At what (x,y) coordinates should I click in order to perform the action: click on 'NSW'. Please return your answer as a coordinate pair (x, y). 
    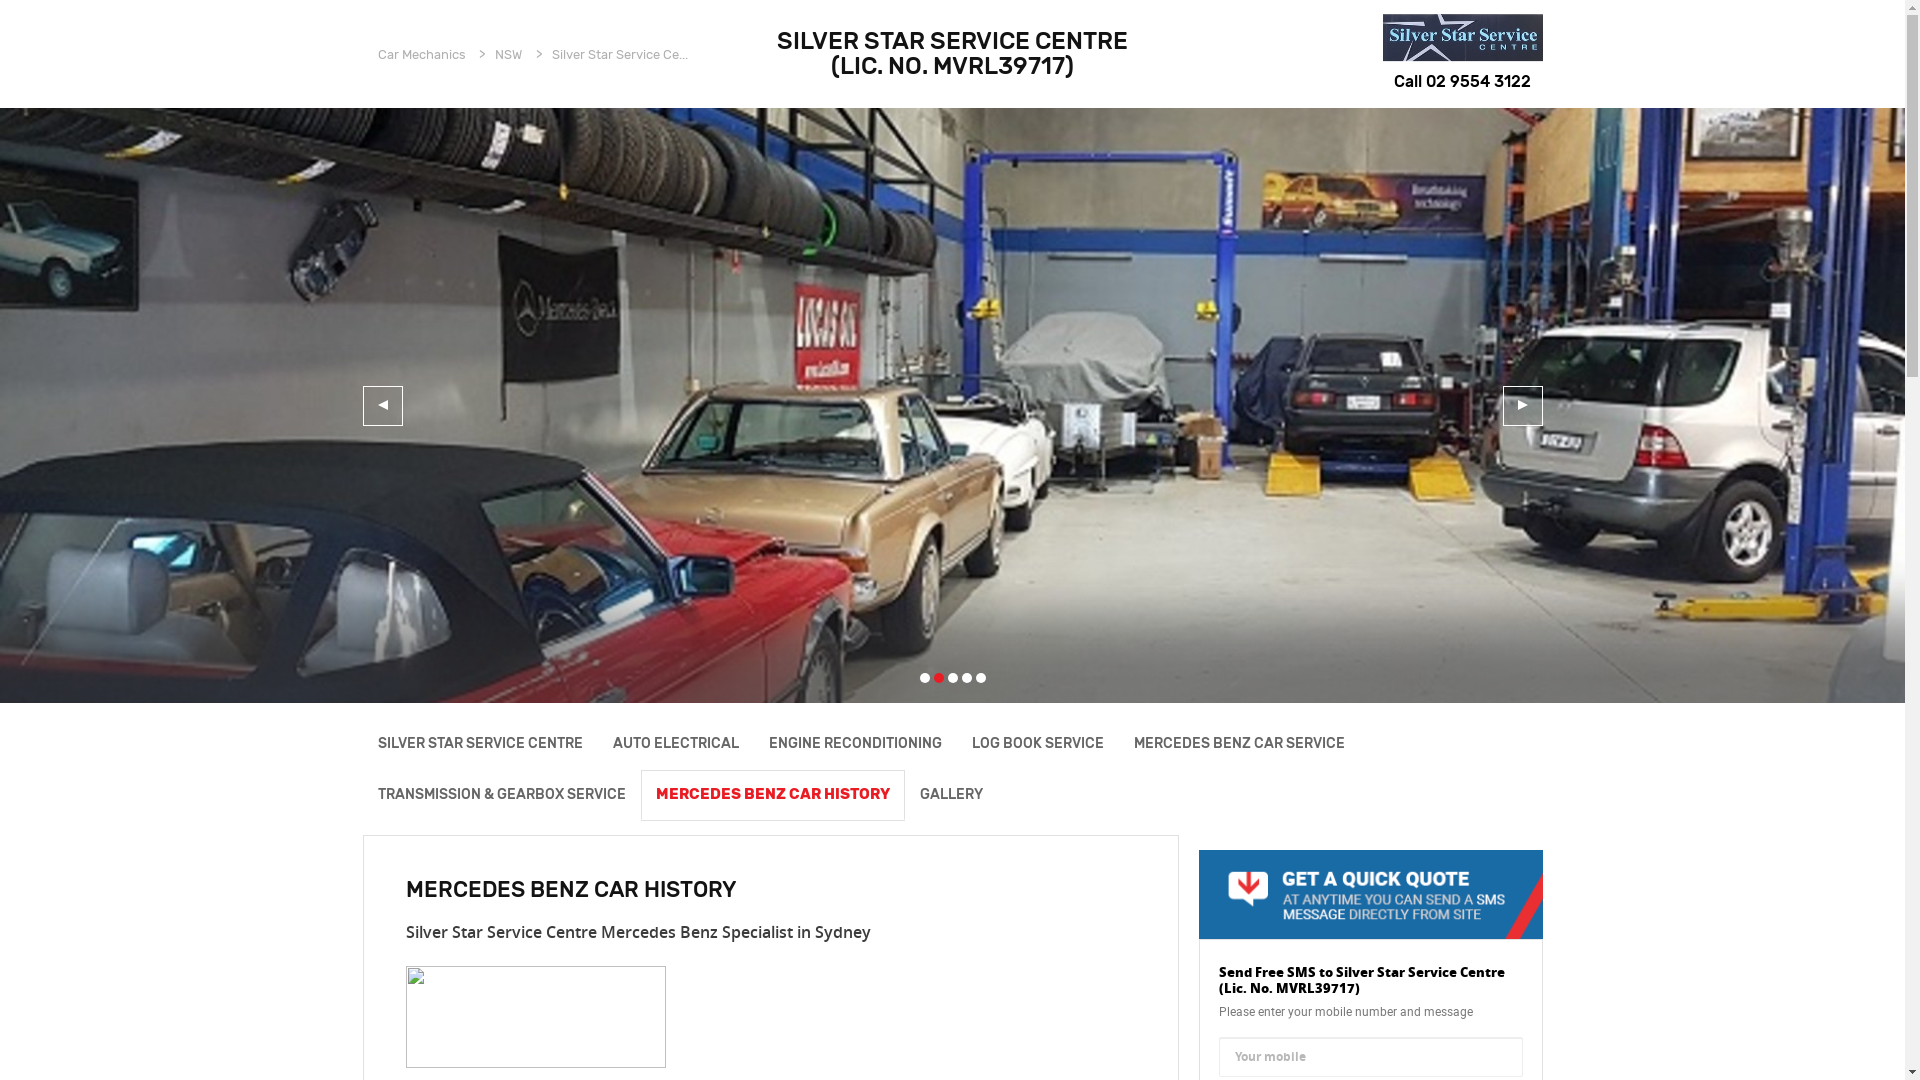
    Looking at the image, I should click on (508, 53).